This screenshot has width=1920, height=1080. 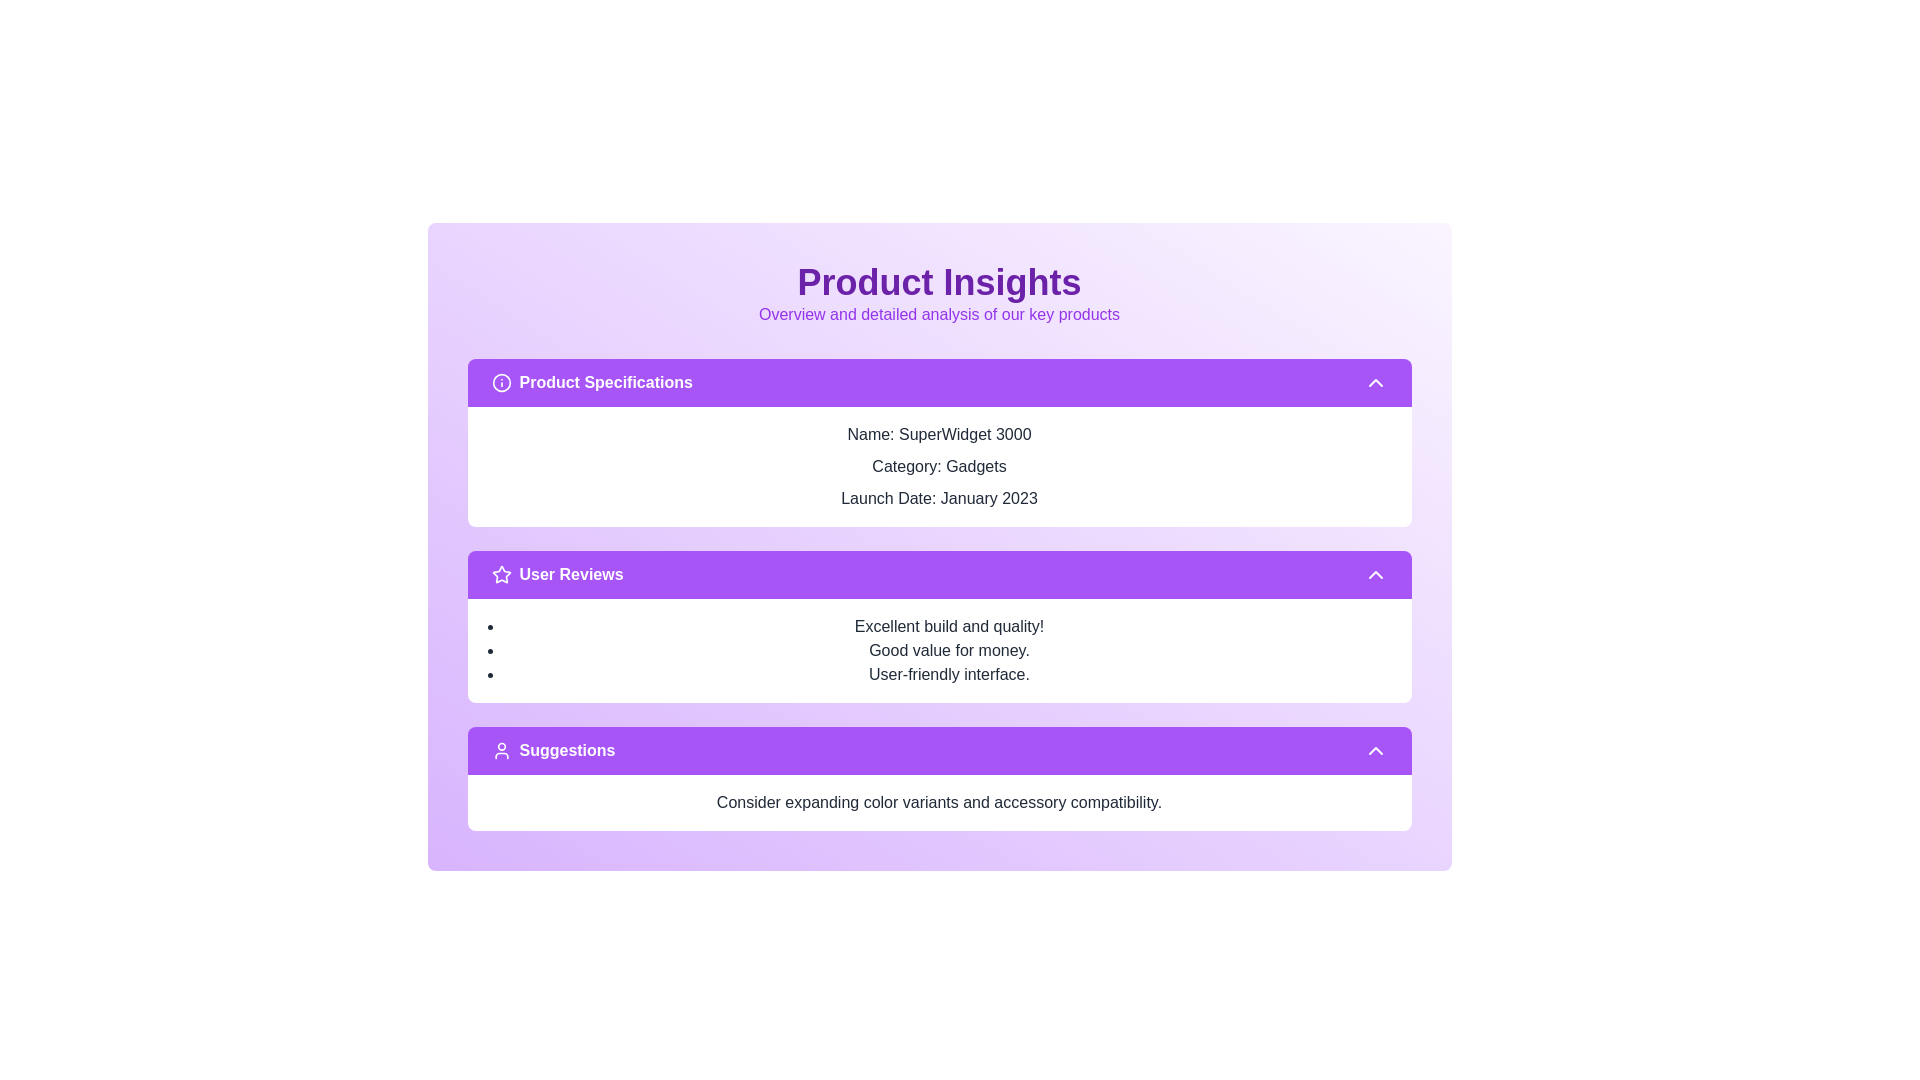 What do you see at coordinates (938, 497) in the screenshot?
I see `the informational text indicating the launch date of the product, which is the last item under 'Product Specifications.'` at bounding box center [938, 497].